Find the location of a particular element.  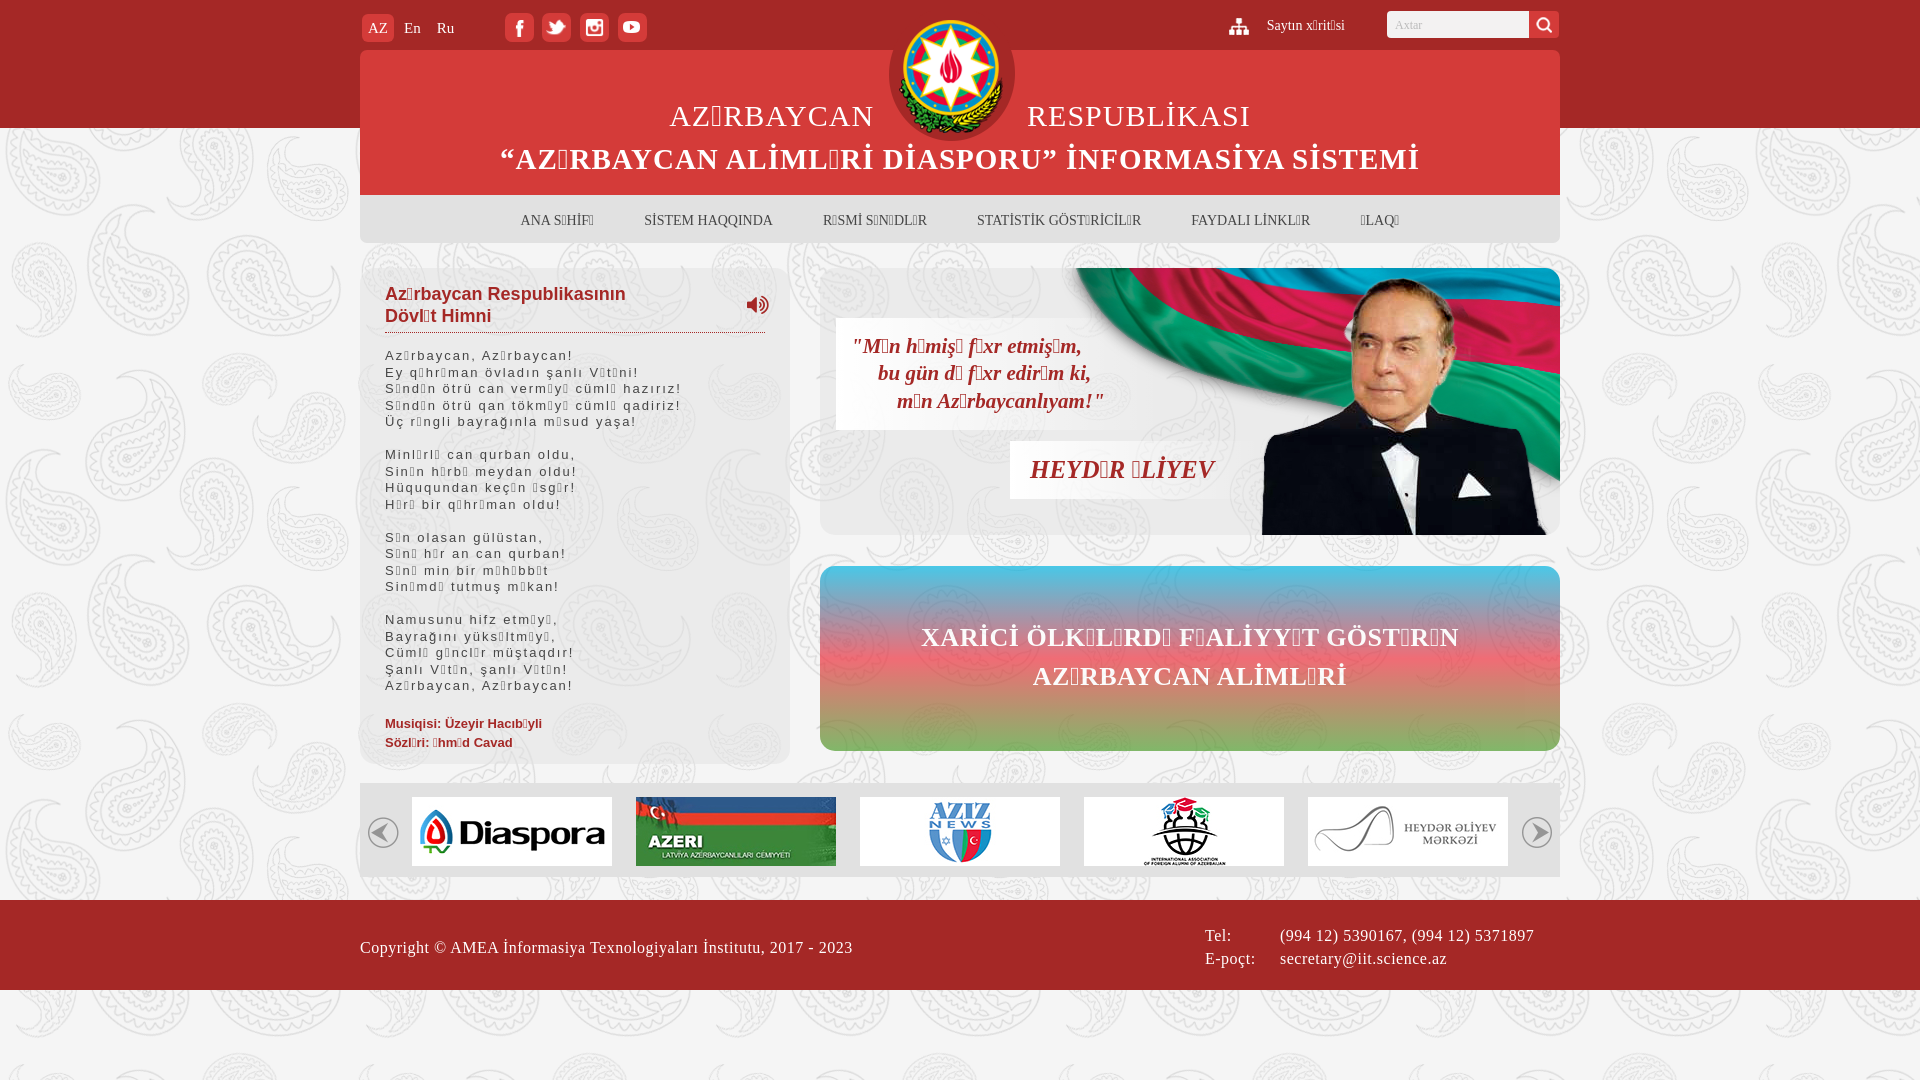

'AZ' is located at coordinates (378, 27).